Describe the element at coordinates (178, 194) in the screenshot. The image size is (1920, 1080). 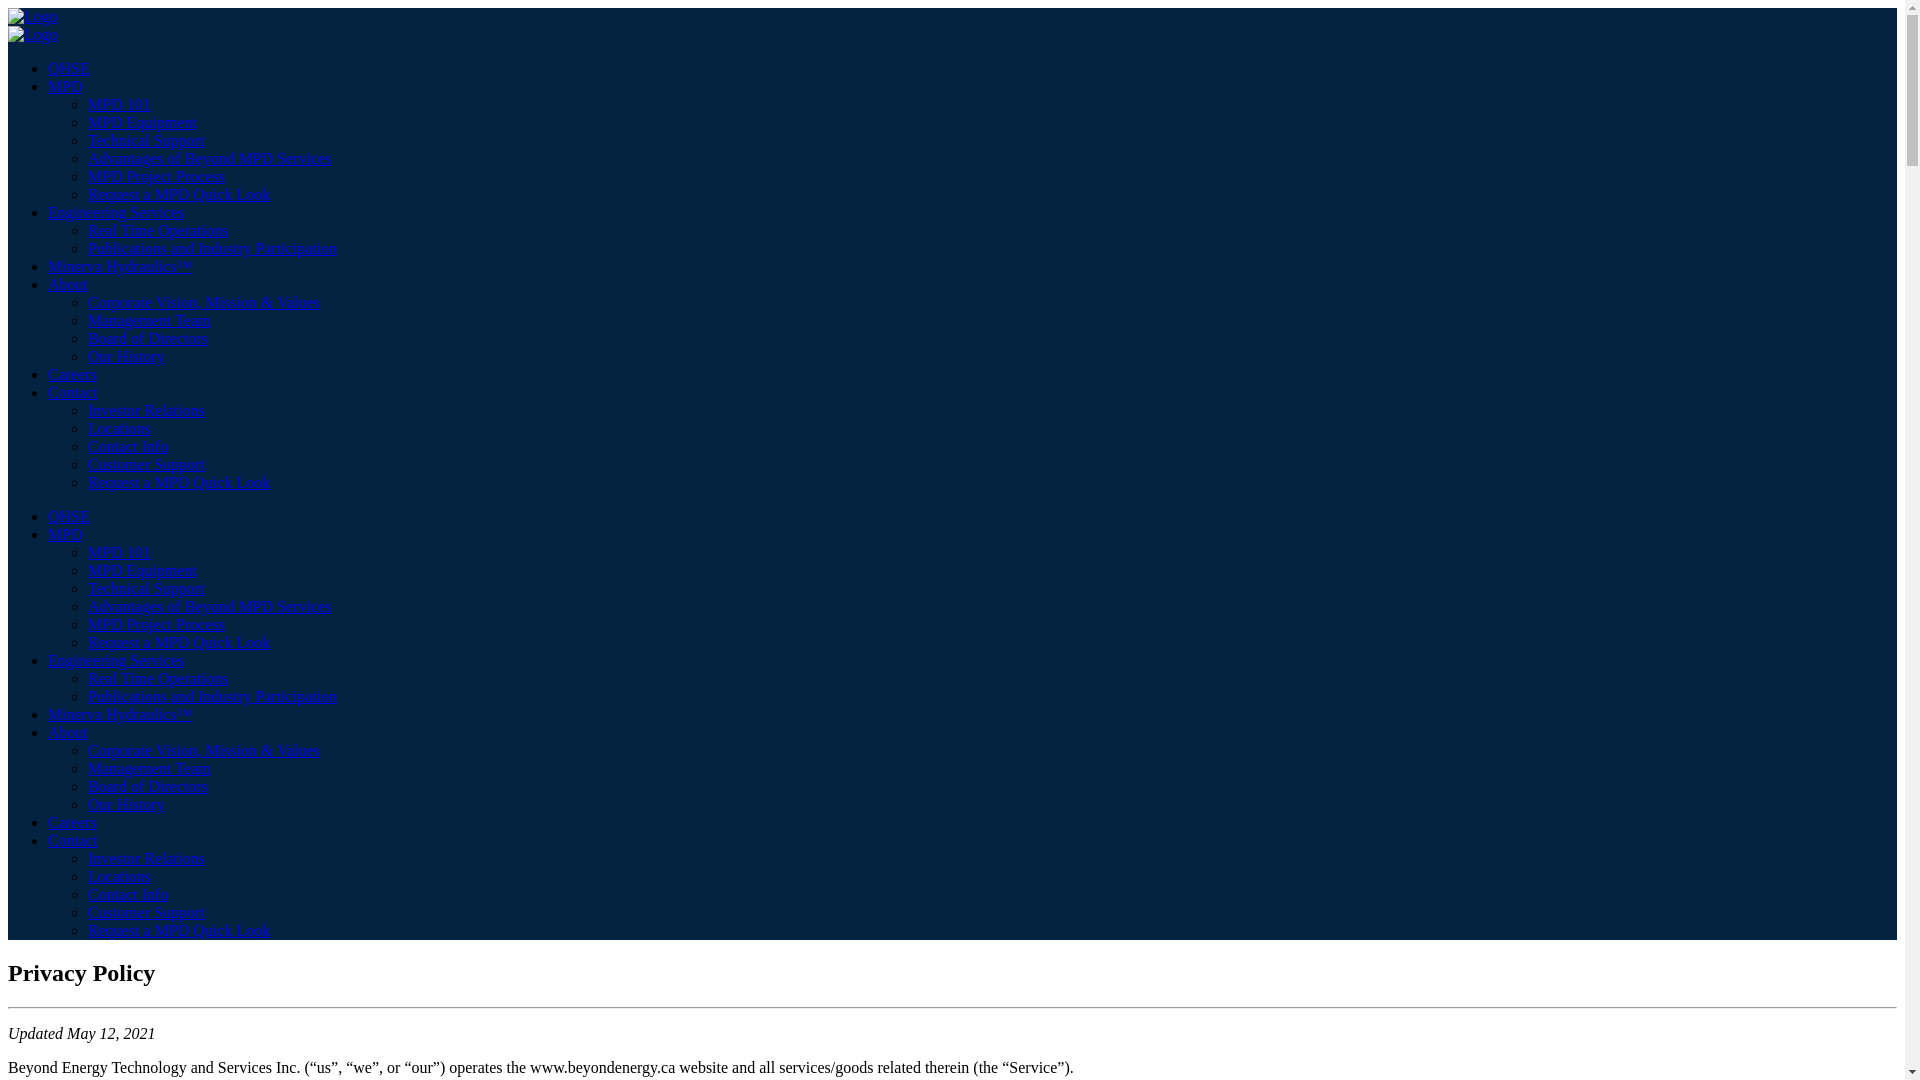
I see `'Request a MPD Quick Look'` at that location.